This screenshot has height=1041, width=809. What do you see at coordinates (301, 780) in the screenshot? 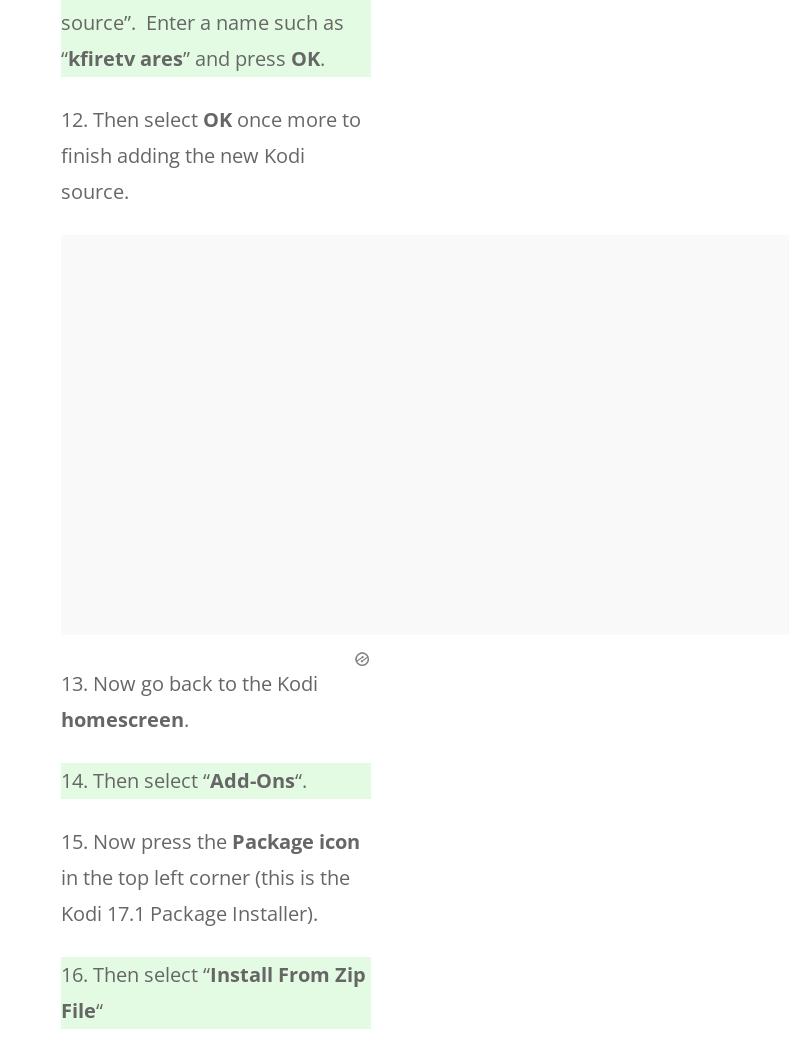
I see `'“.'` at bounding box center [301, 780].